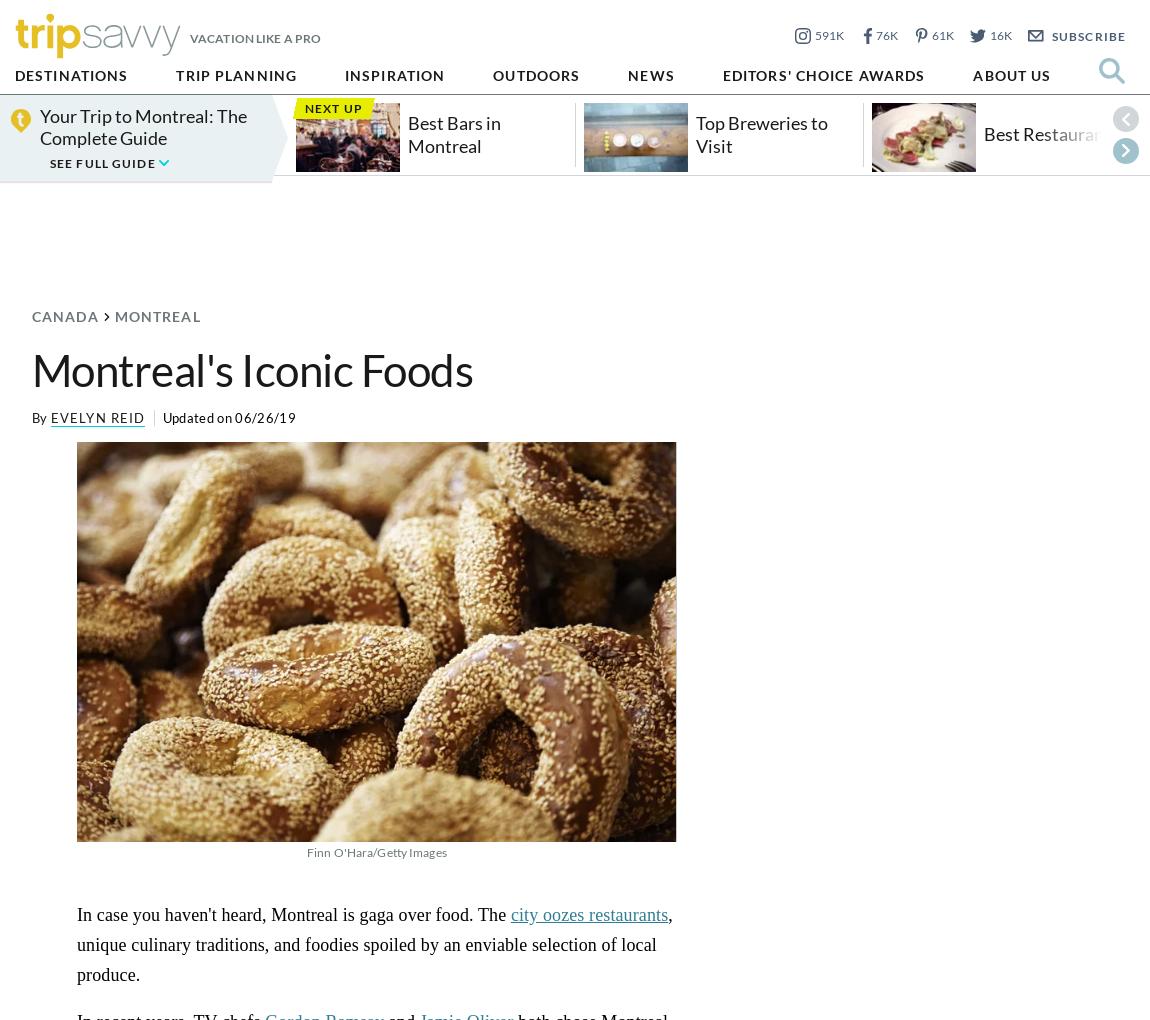  I want to click on 'Evelyn Reid', so click(49, 417).